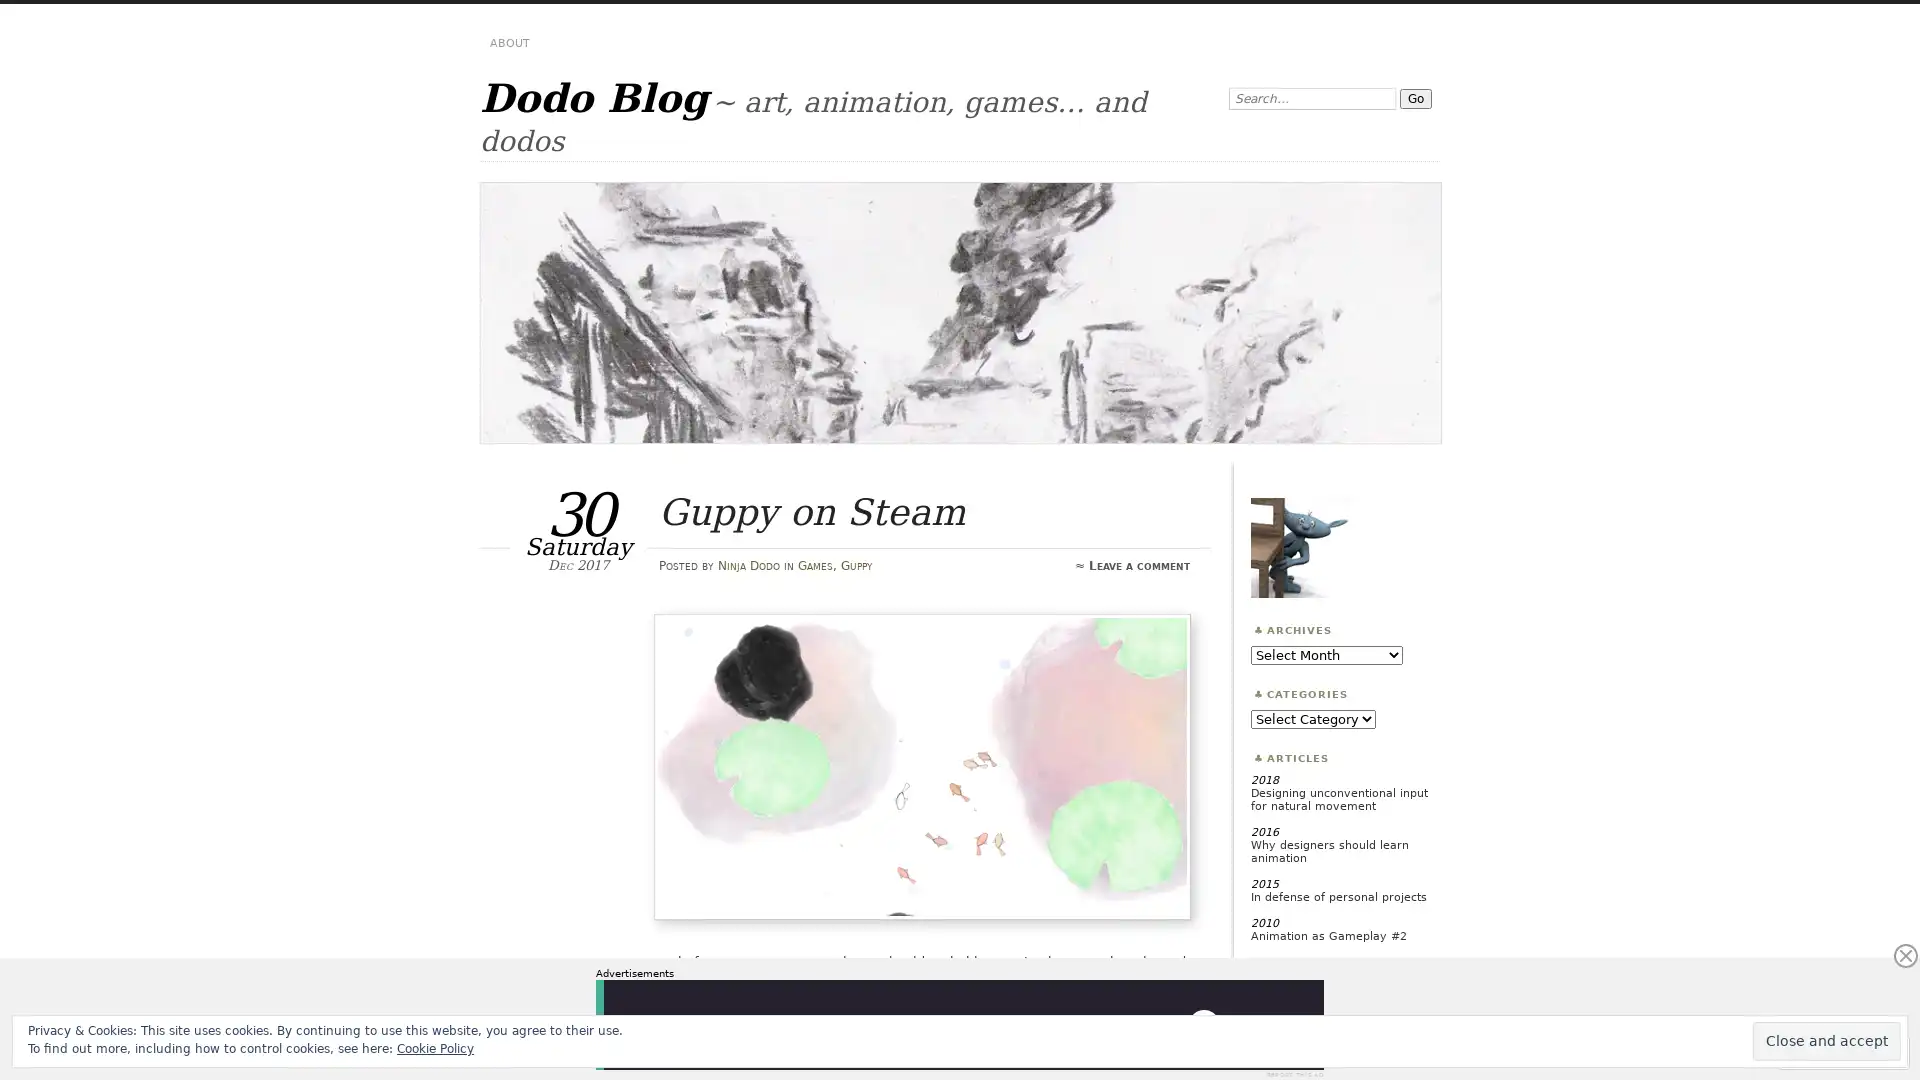 The image size is (1920, 1080). What do you see at coordinates (1415, 99) in the screenshot?
I see `Go` at bounding box center [1415, 99].